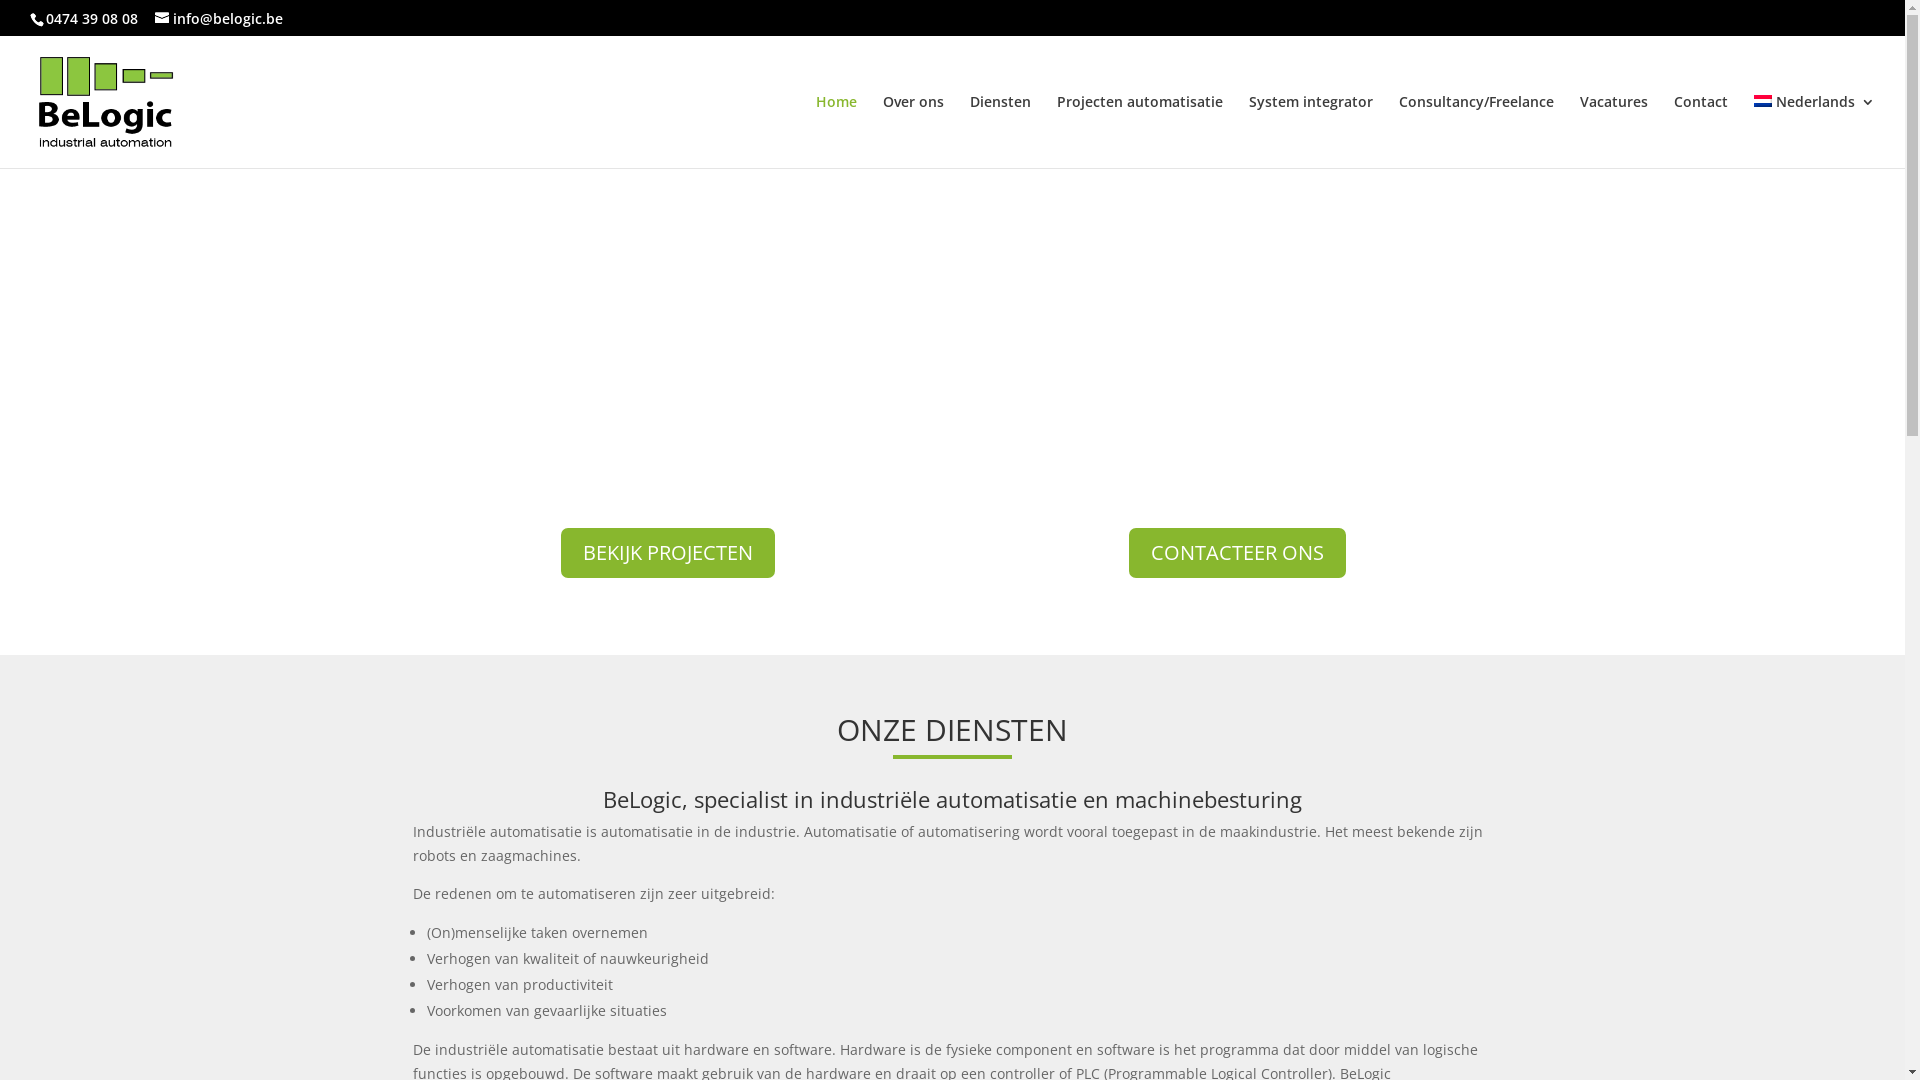 The image size is (1920, 1080). I want to click on 'info@belogic.be', so click(219, 17).